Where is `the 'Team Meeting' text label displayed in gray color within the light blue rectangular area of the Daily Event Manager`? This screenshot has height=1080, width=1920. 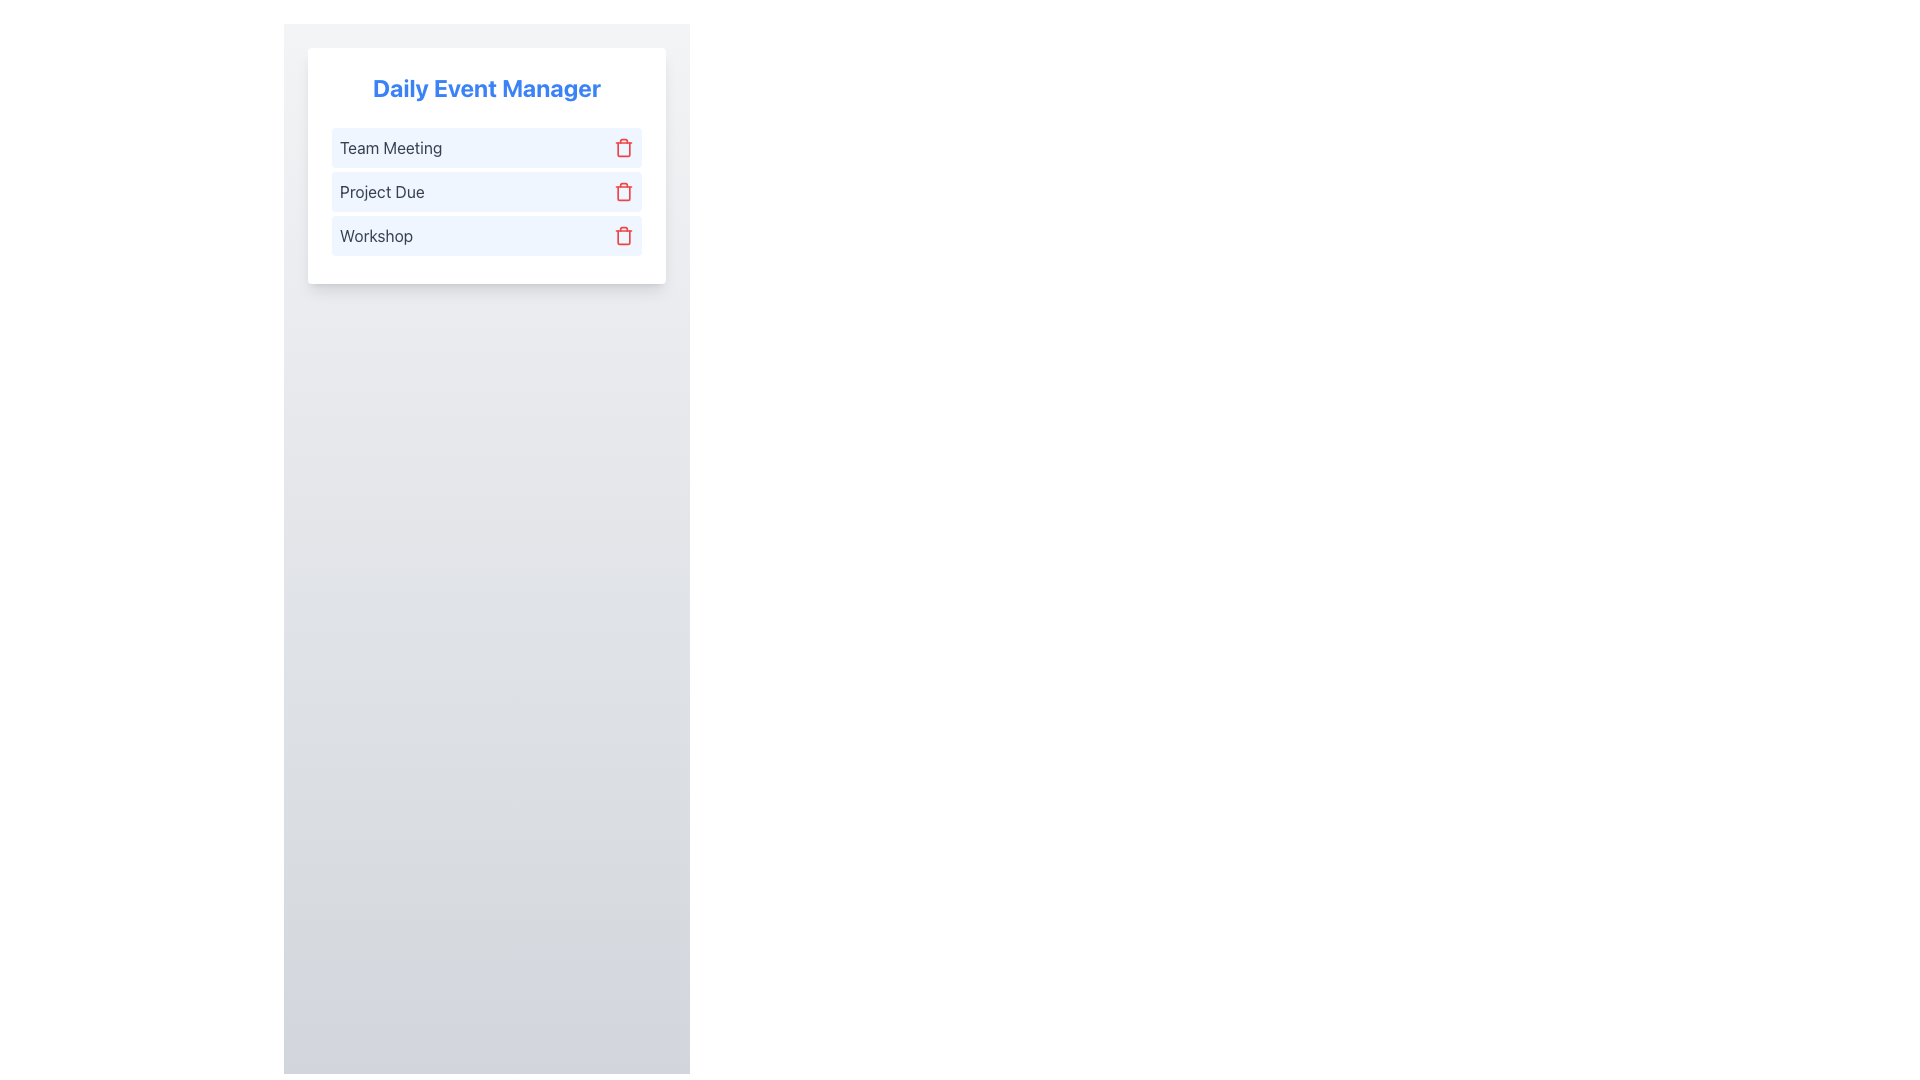 the 'Team Meeting' text label displayed in gray color within the light blue rectangular area of the Daily Event Manager is located at coordinates (391, 146).